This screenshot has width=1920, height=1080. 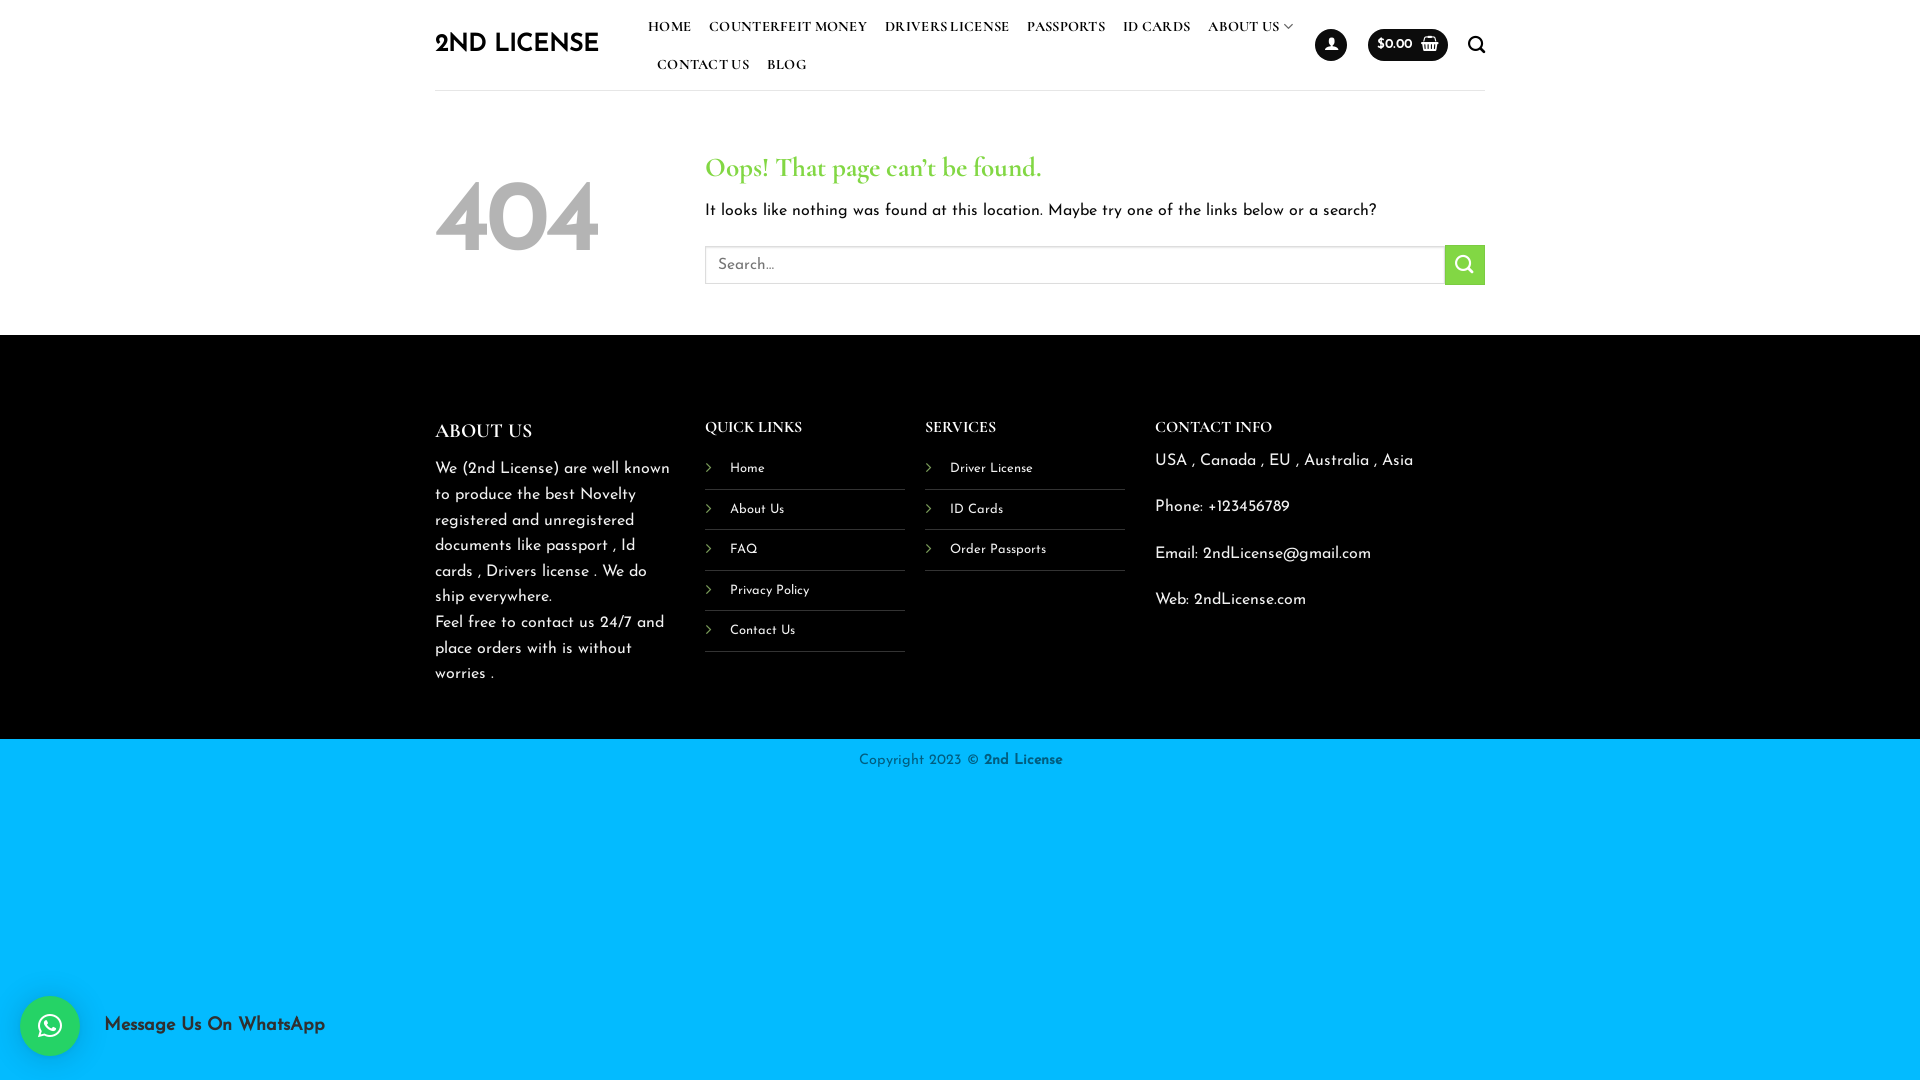 What do you see at coordinates (768, 589) in the screenshot?
I see `'Privacy Policy'` at bounding box center [768, 589].